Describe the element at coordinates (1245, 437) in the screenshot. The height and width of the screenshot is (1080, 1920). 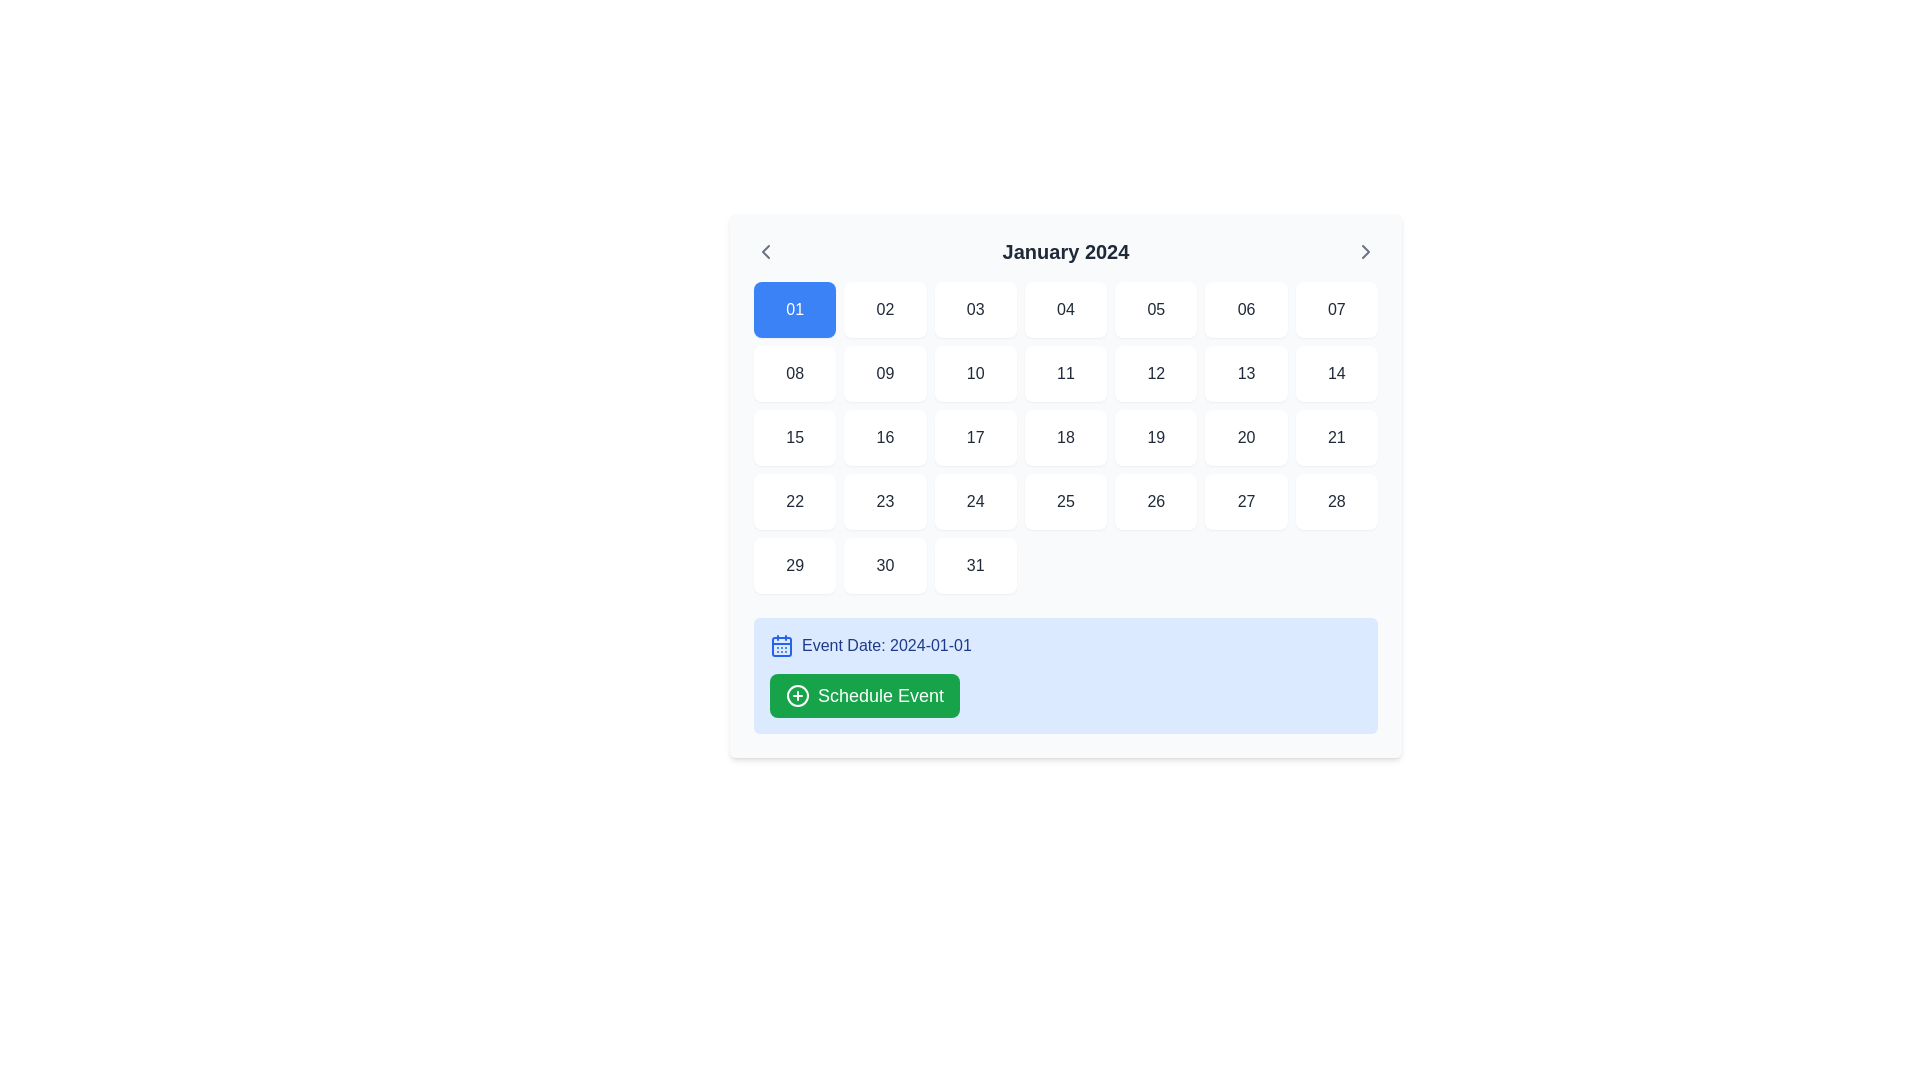
I see `the button labeled '20' which is the 20th cell in a 7-column grid, located in the third row and sixth column` at that location.